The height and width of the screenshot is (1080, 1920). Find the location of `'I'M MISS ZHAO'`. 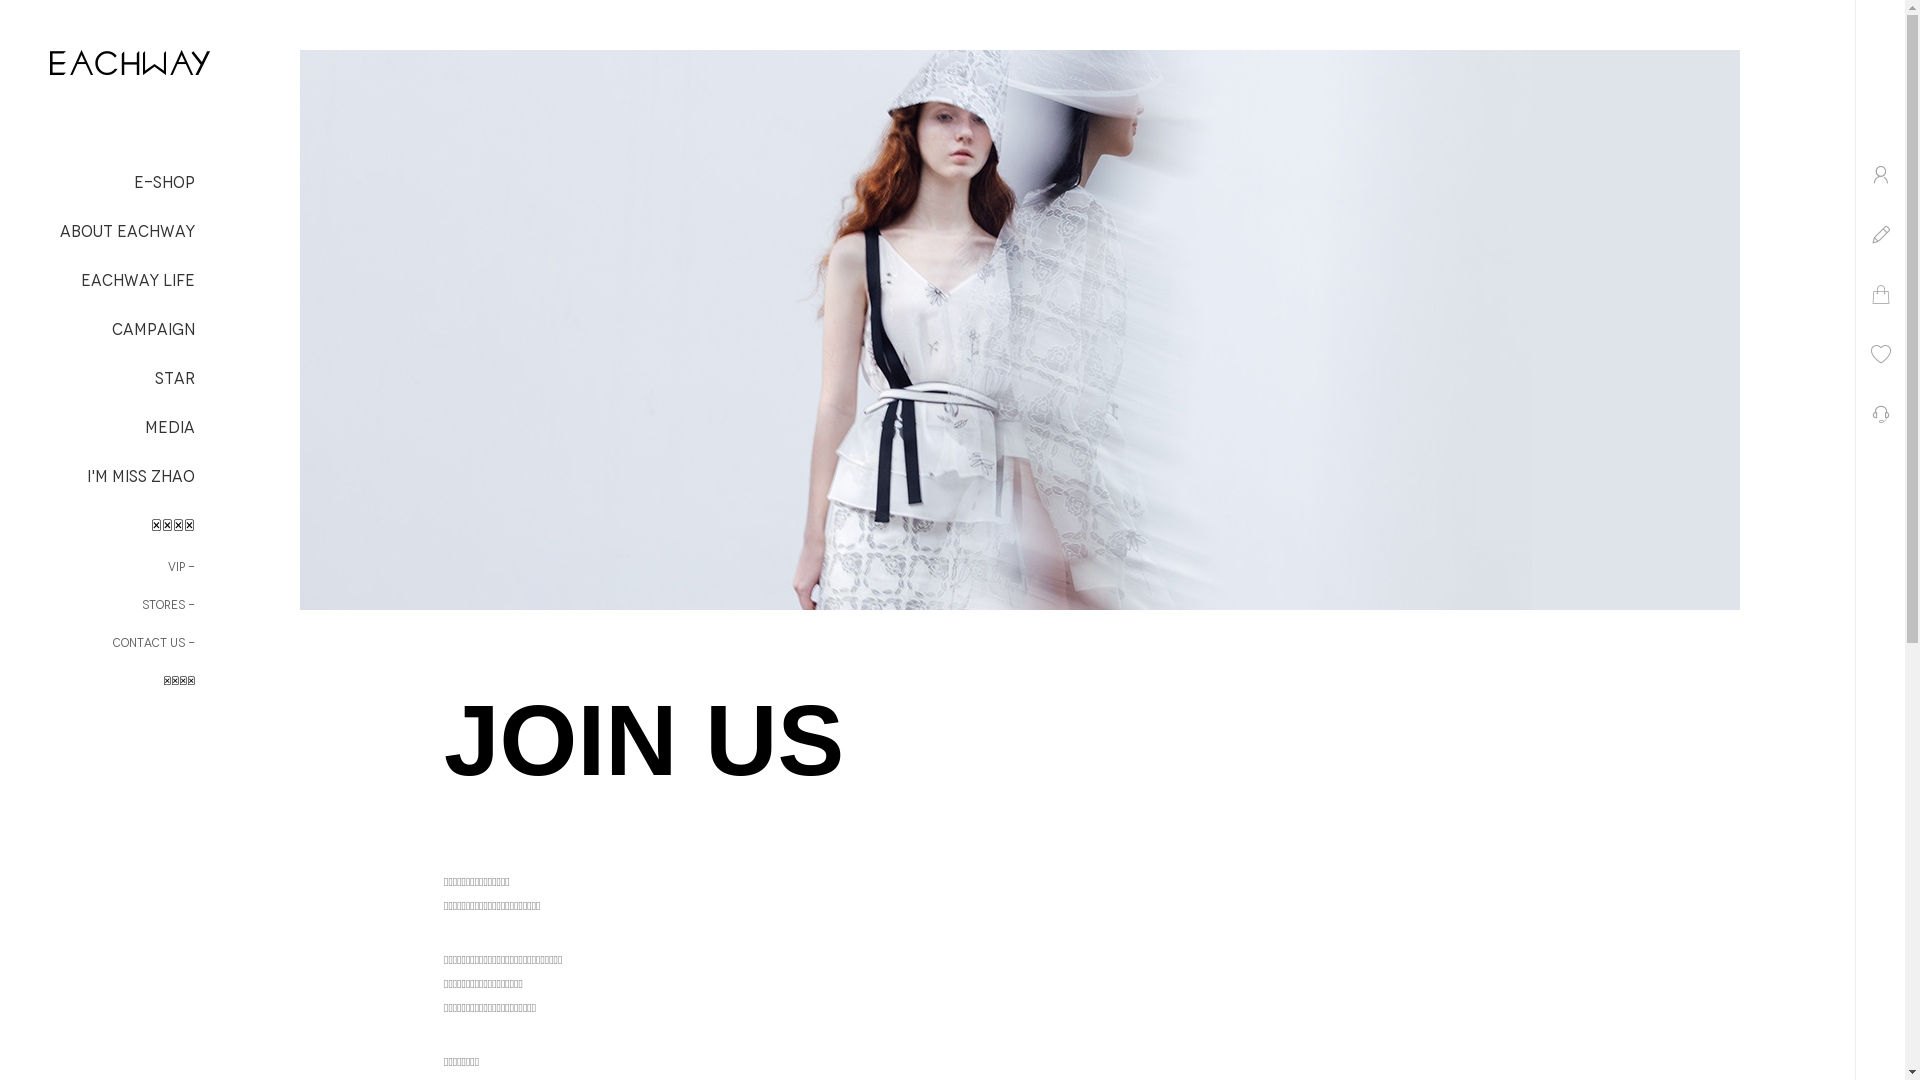

'I'M MISS ZHAO' is located at coordinates (96, 477).